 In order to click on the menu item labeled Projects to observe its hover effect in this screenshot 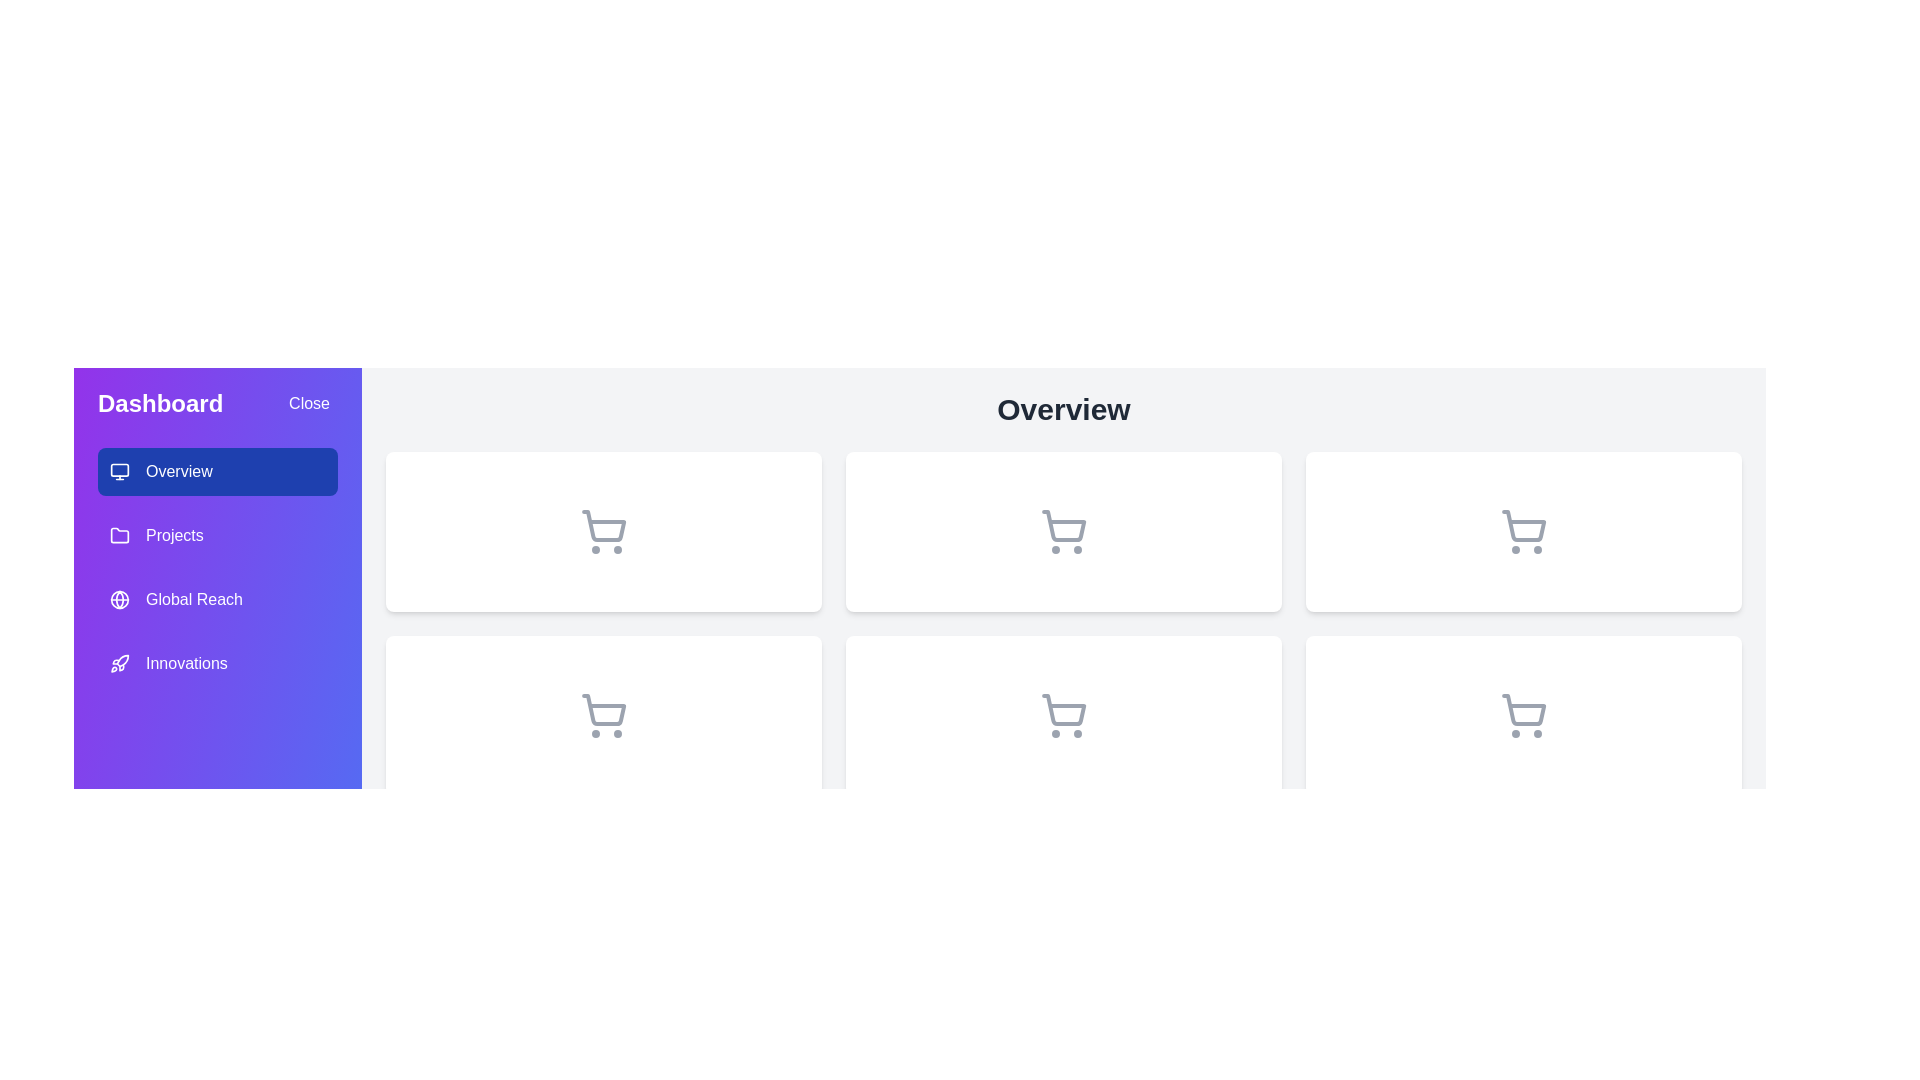, I will do `click(217, 535)`.